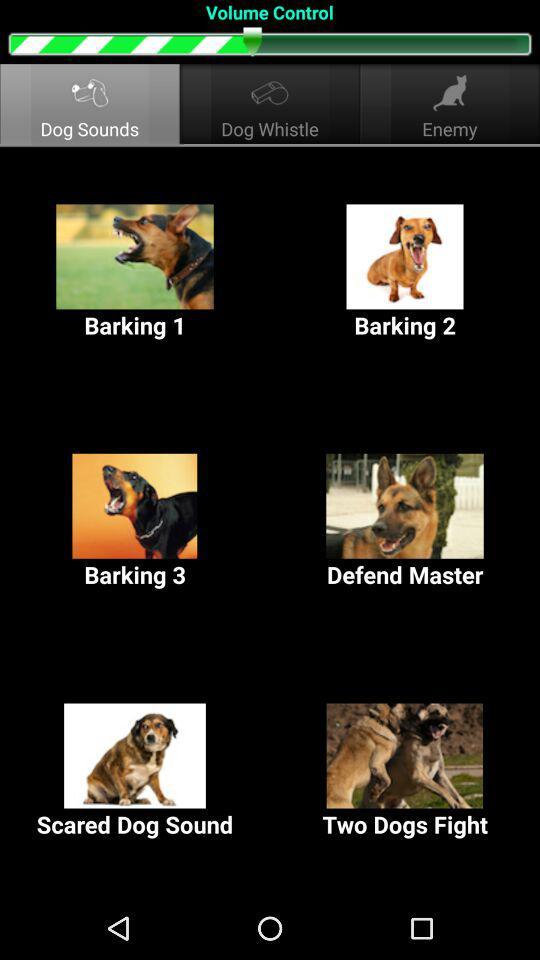 The image size is (540, 960). What do you see at coordinates (405, 521) in the screenshot?
I see `the defend master` at bounding box center [405, 521].